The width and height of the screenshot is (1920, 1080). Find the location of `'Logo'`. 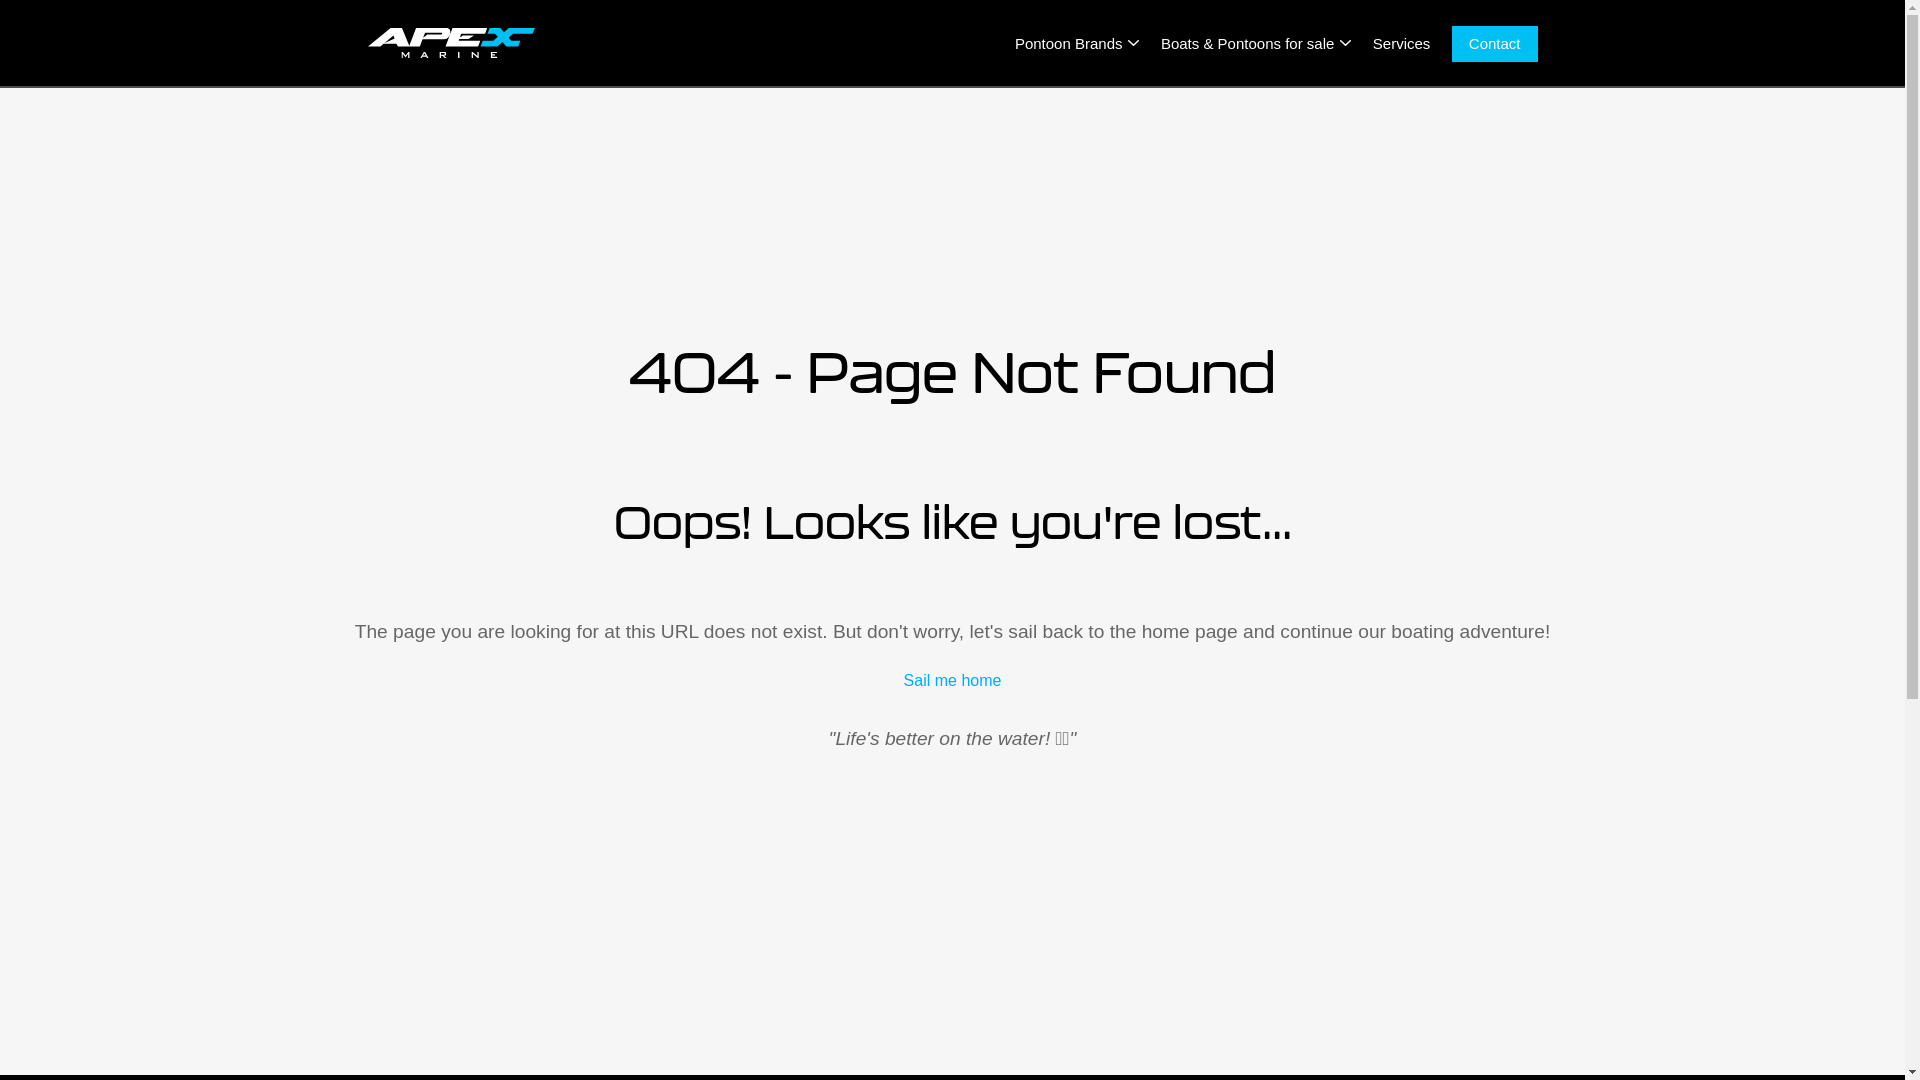

'Logo' is located at coordinates (450, 42).